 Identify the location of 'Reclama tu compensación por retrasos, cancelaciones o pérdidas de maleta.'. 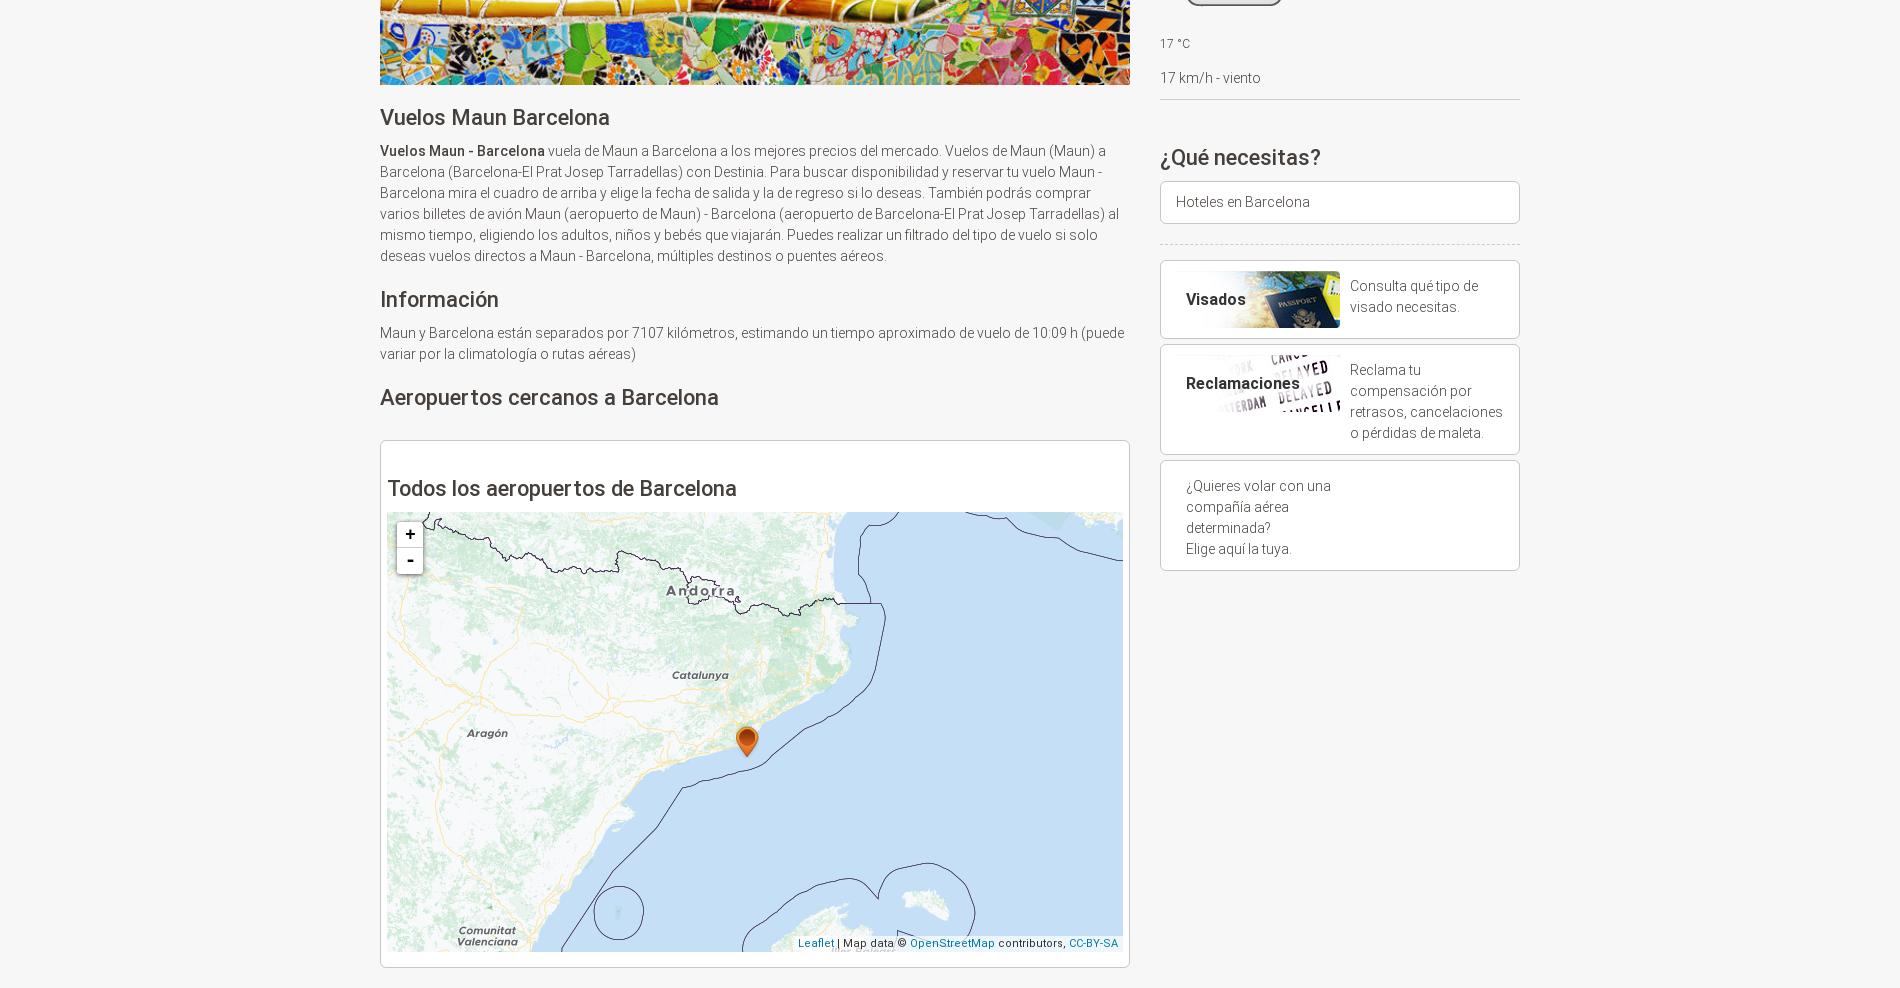
(1348, 400).